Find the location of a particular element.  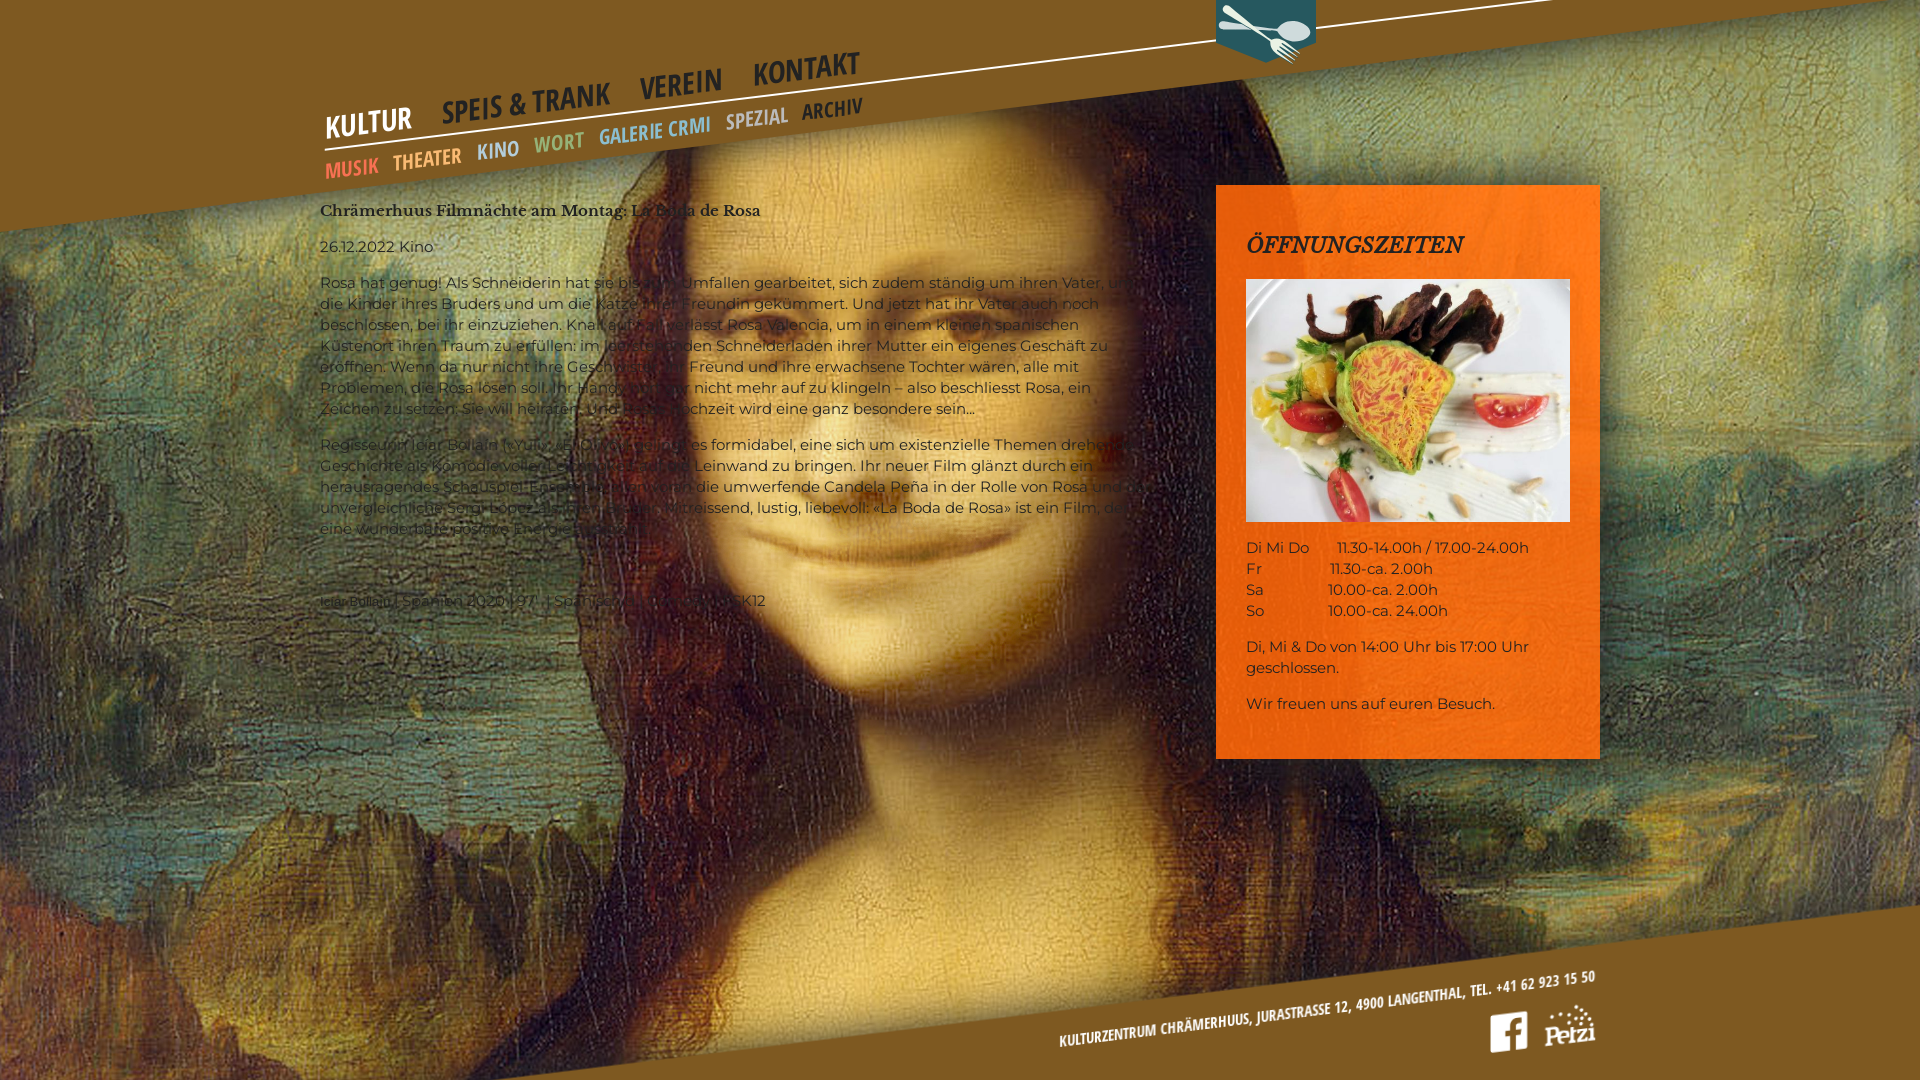

'WORT' is located at coordinates (558, 138).